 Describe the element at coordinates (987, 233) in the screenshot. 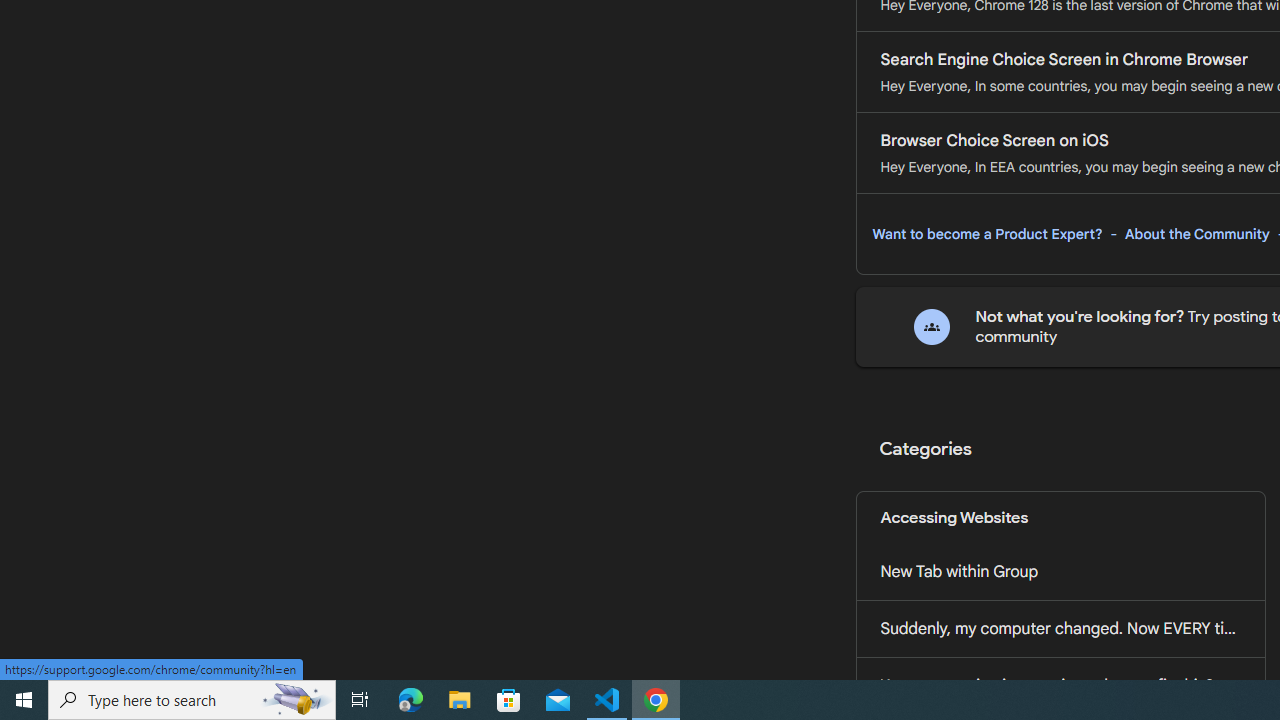

I see `'Want to become a Product Expert?'` at that location.